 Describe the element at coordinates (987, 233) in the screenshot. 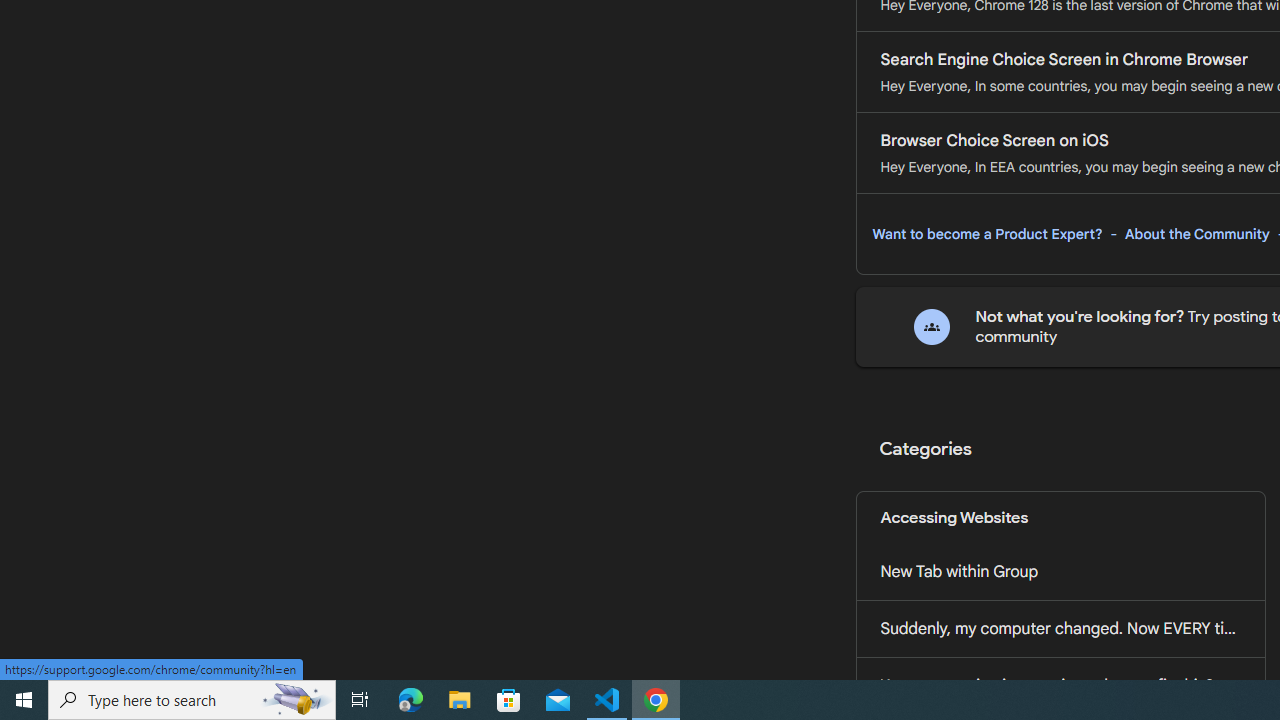

I see `'Want to become a Product Expert?'` at that location.